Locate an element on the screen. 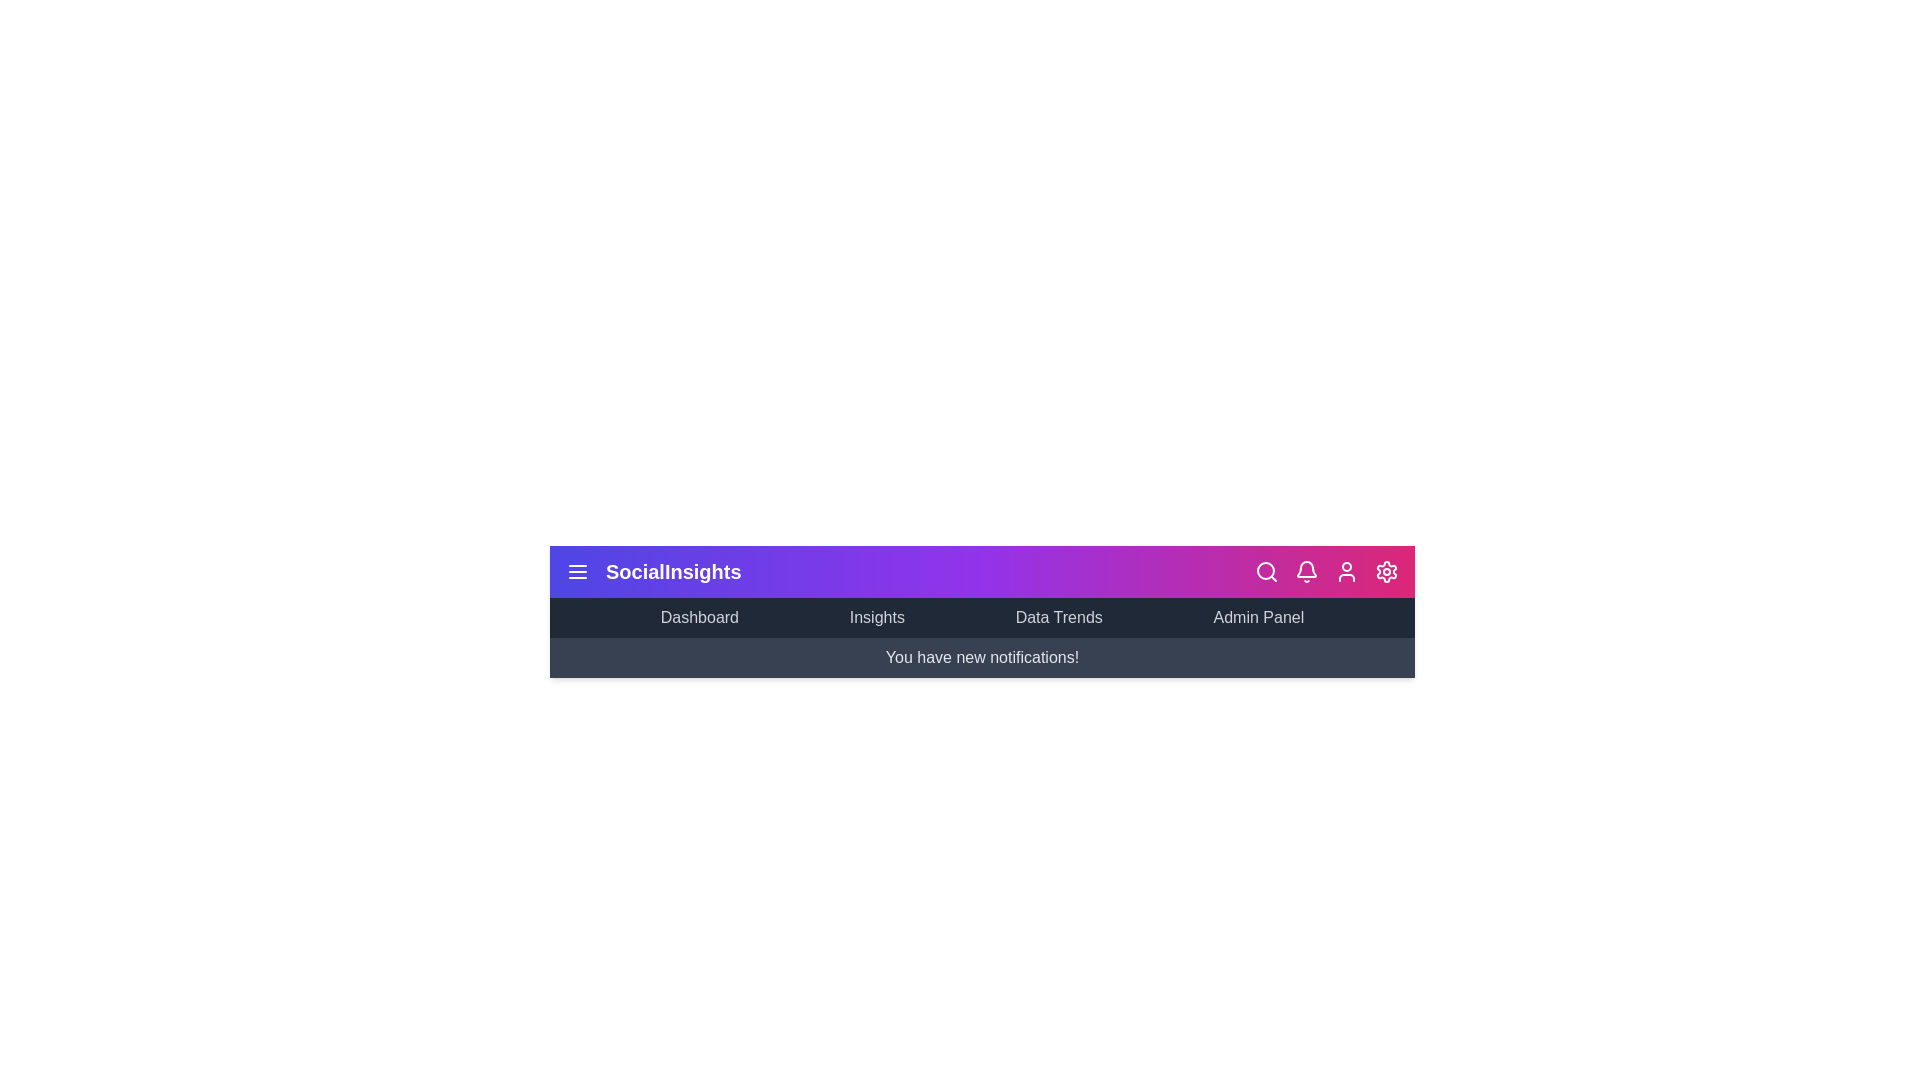 The width and height of the screenshot is (1920, 1080). the 'User' icon to interact with it is located at coordinates (1347, 571).